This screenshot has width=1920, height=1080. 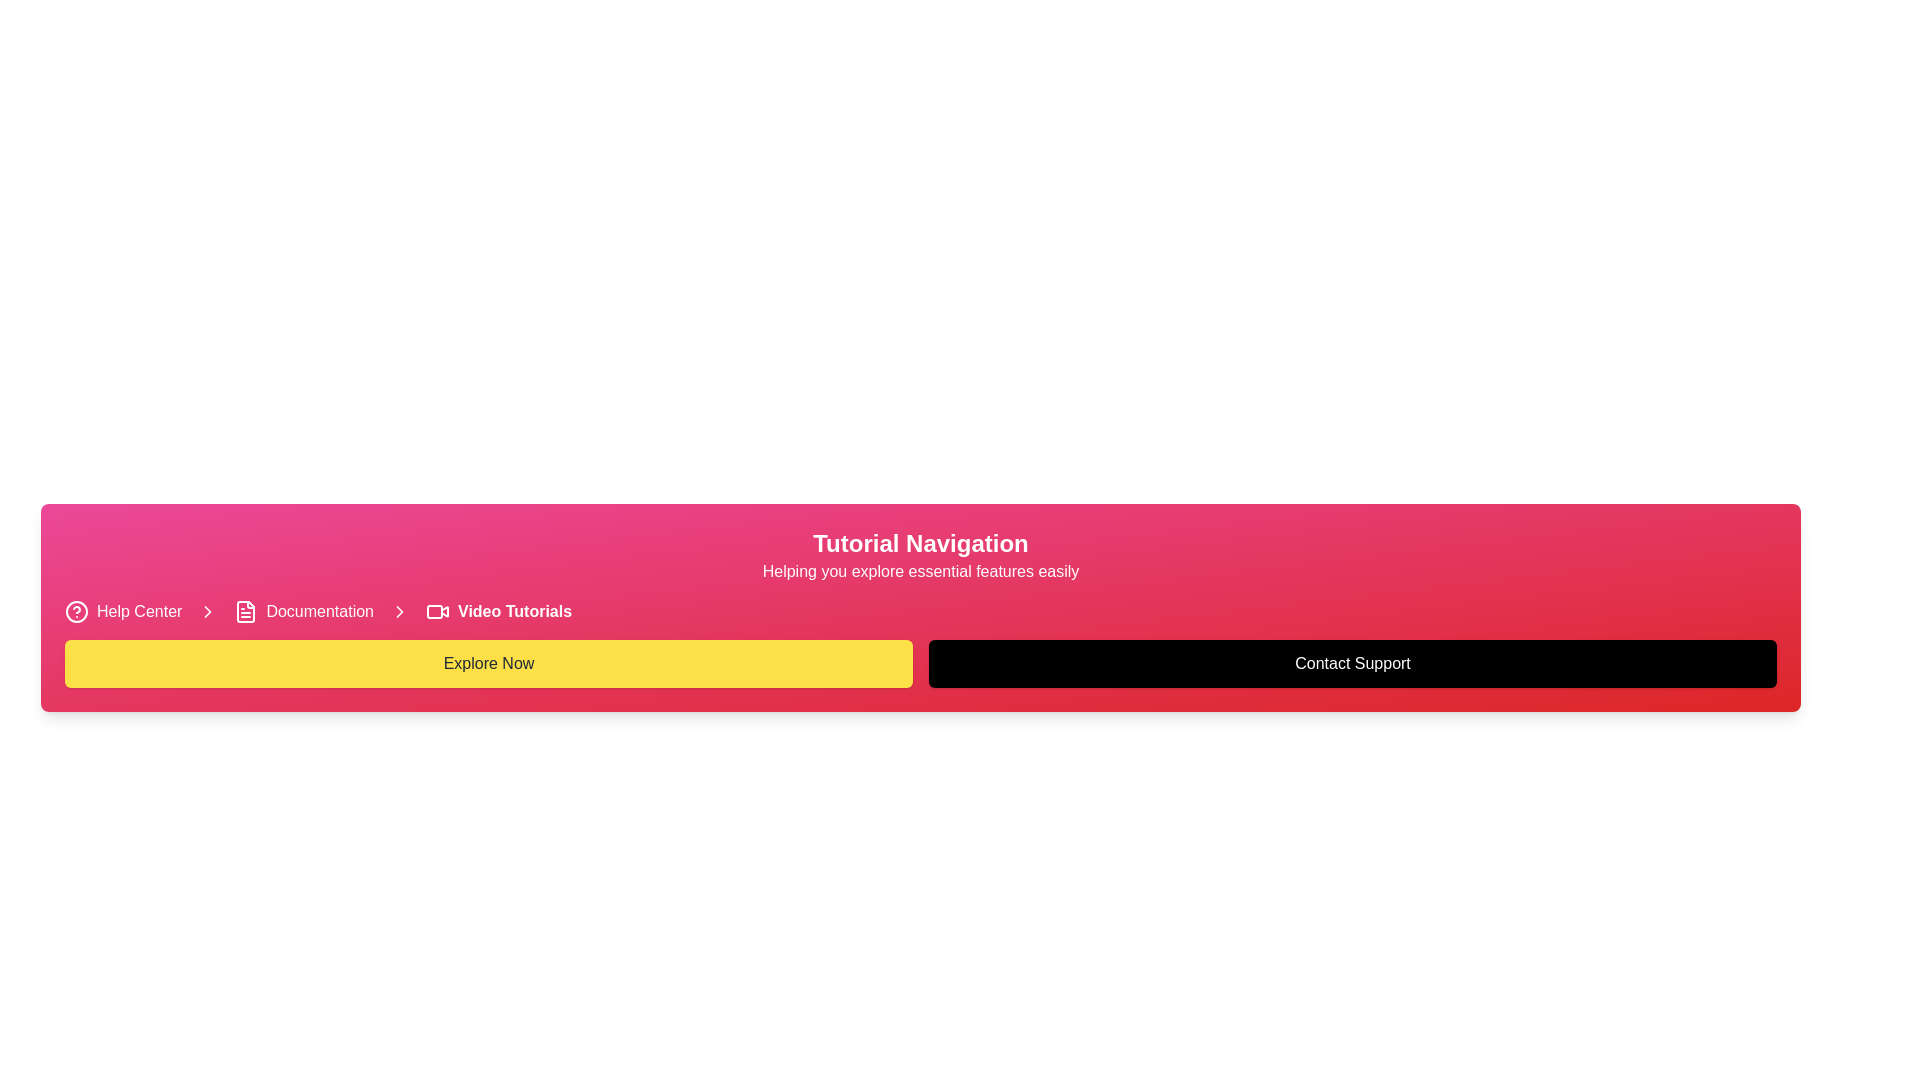 I want to click on the 'Documentation' hyperlink in the navigation bar to observe the underline effect, so click(x=320, y=611).